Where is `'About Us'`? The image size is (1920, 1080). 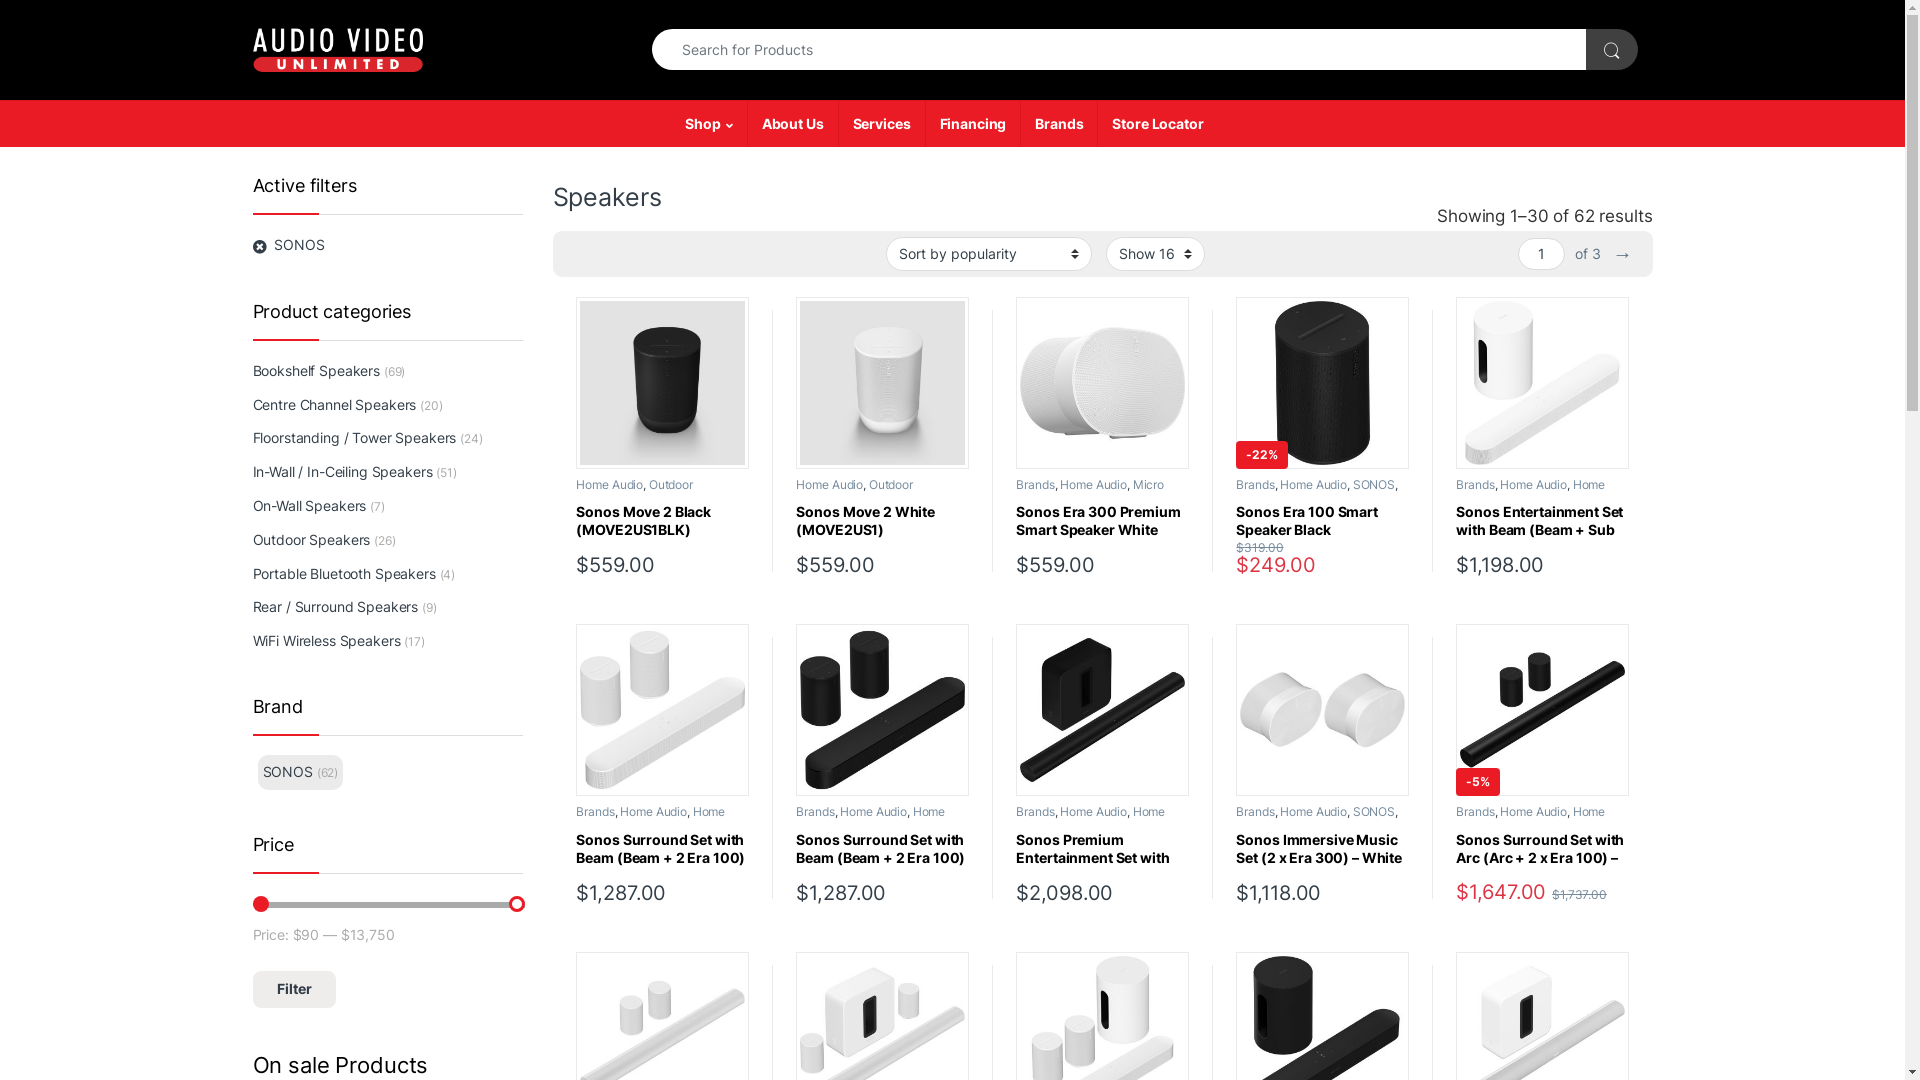
'About Us' is located at coordinates (746, 123).